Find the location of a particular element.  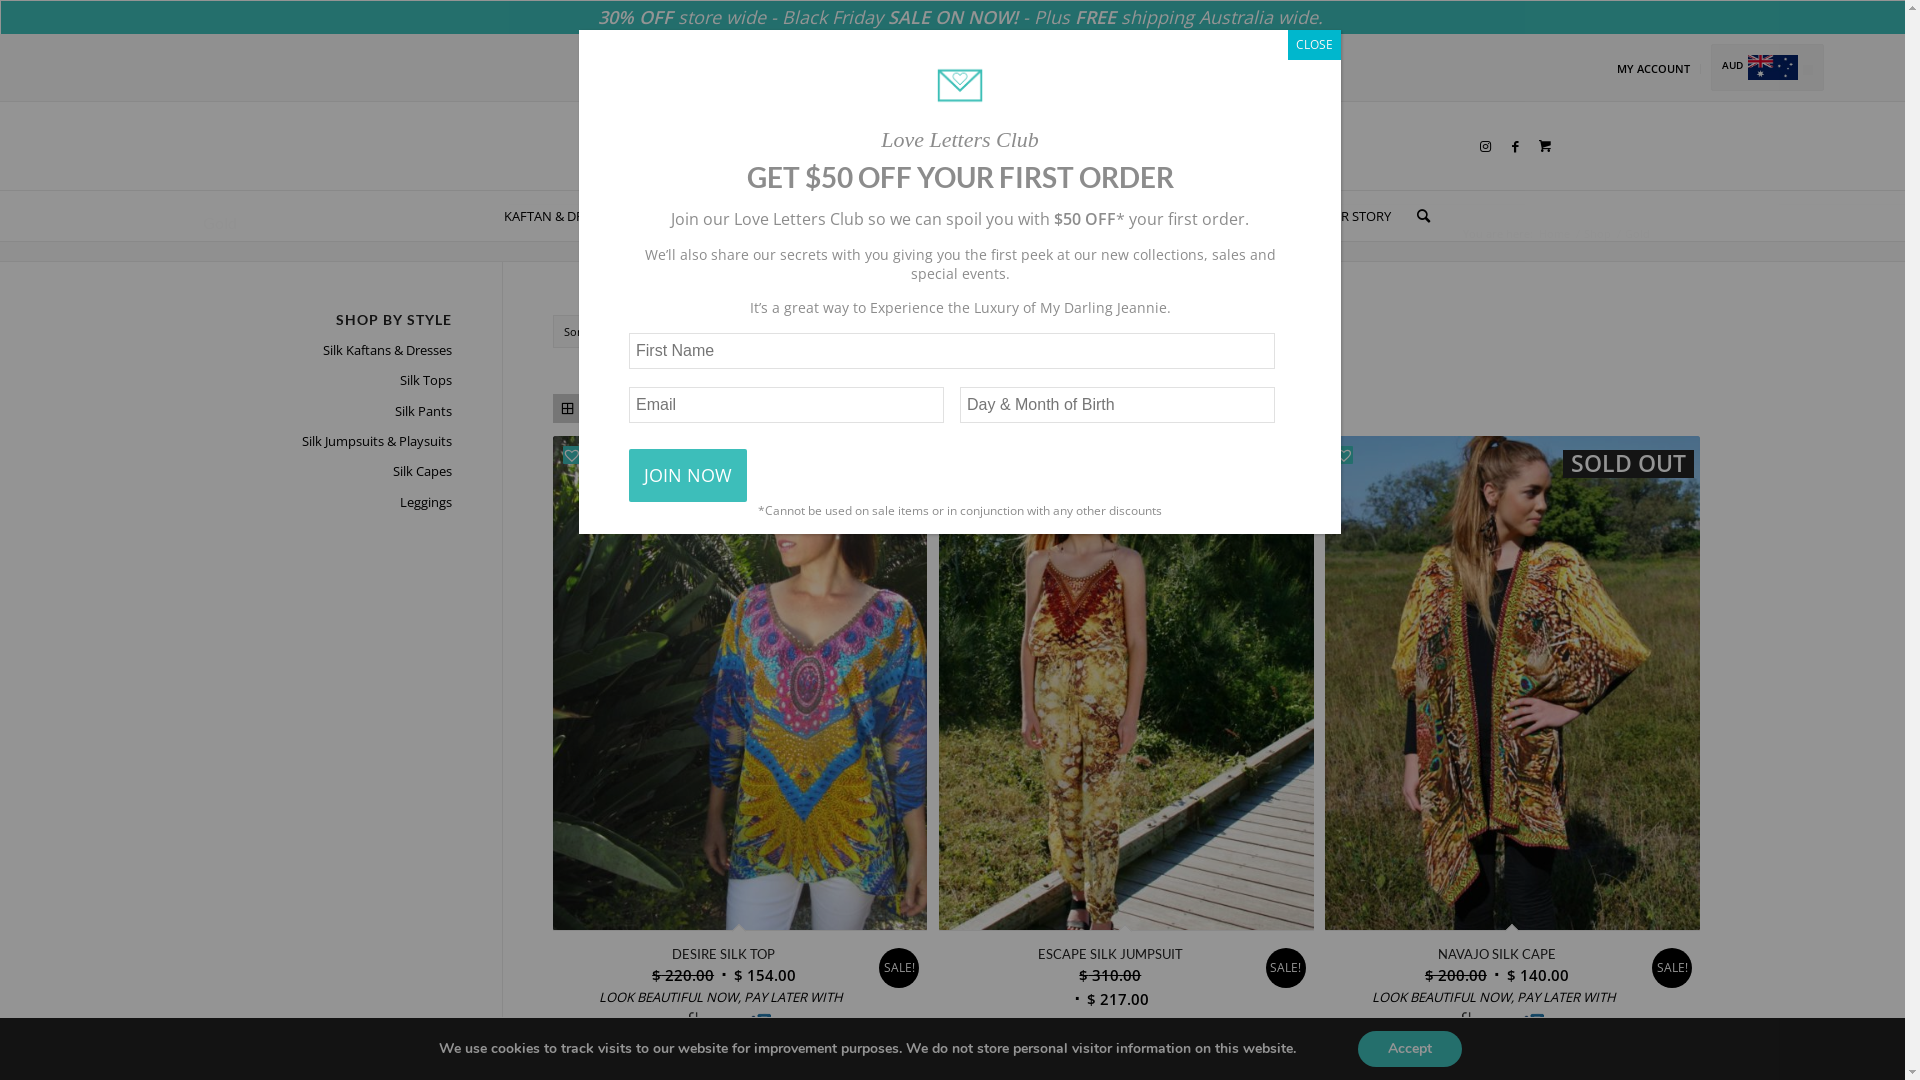

'JOIN NOW' is located at coordinates (687, 475).